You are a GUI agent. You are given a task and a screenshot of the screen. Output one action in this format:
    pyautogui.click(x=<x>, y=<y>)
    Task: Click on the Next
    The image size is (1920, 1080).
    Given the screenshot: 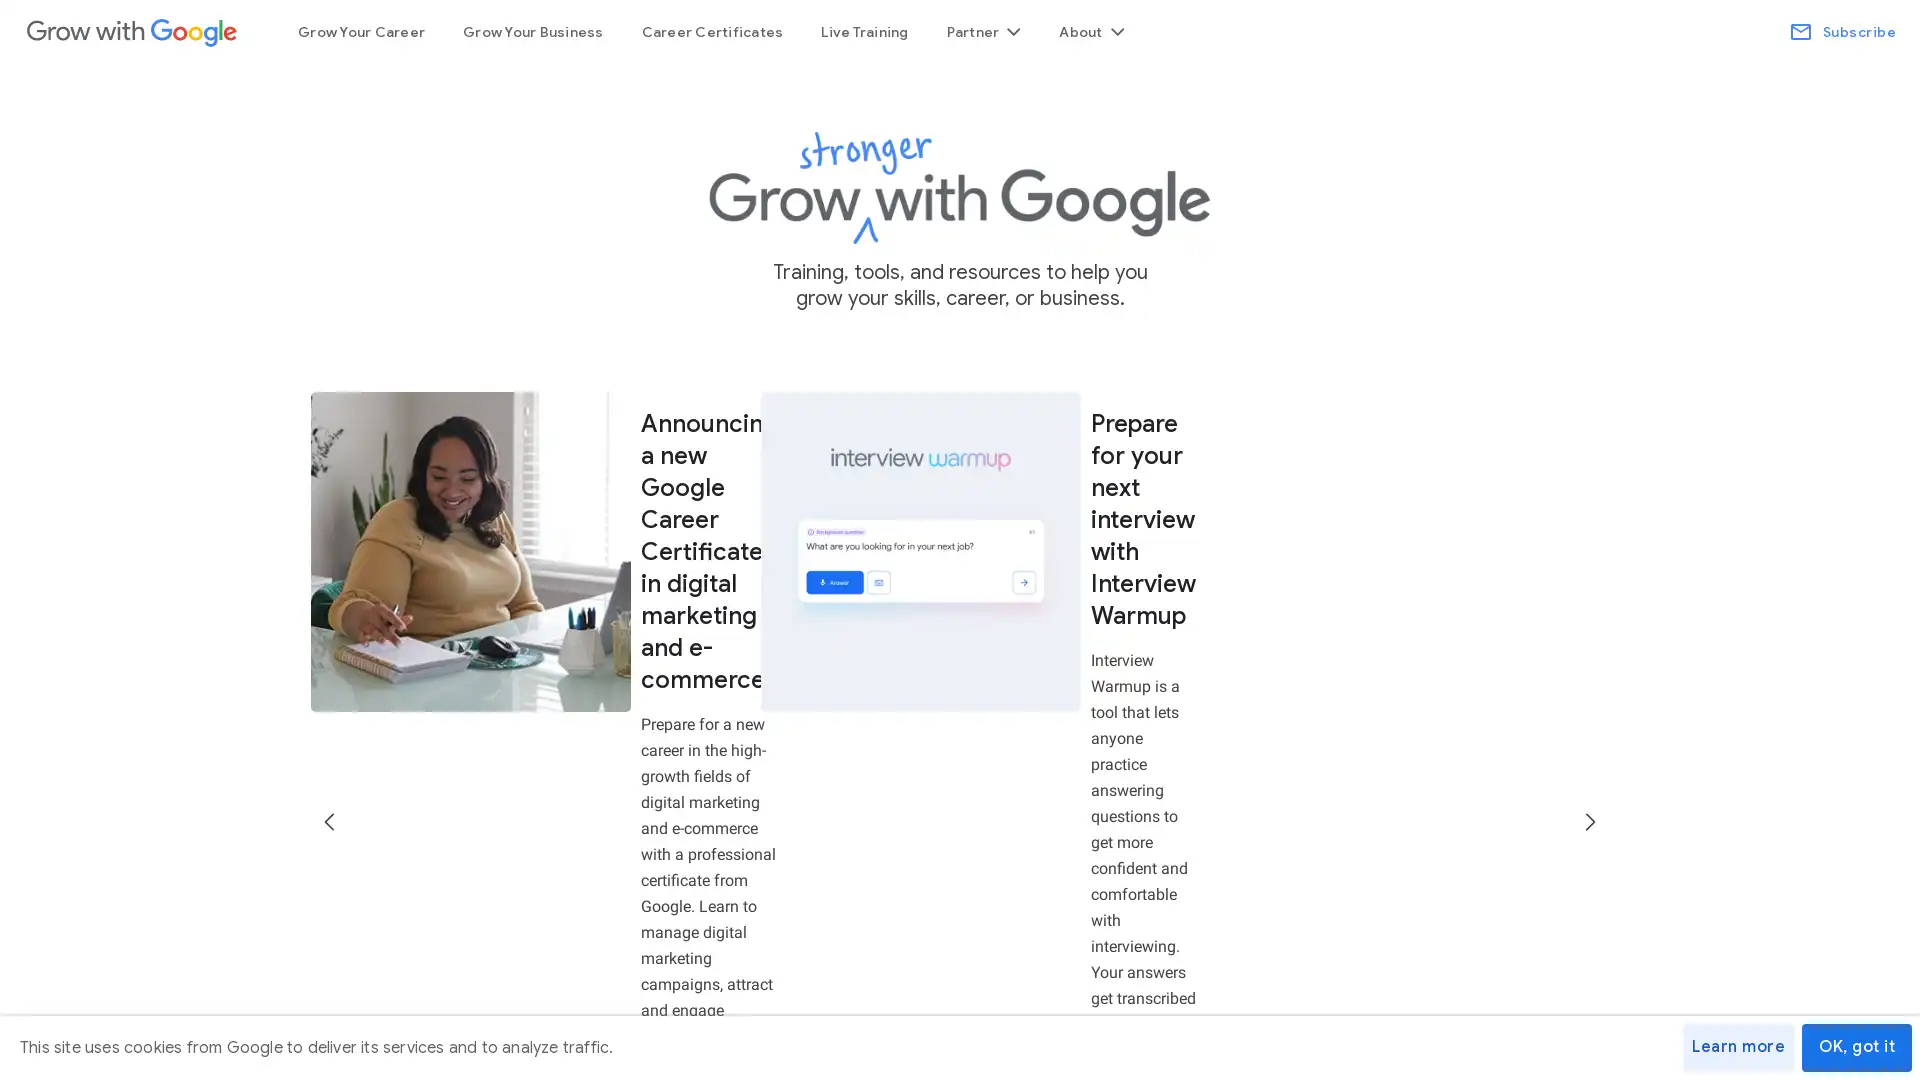 What is the action you would take?
    pyautogui.click(x=1587, y=600)
    